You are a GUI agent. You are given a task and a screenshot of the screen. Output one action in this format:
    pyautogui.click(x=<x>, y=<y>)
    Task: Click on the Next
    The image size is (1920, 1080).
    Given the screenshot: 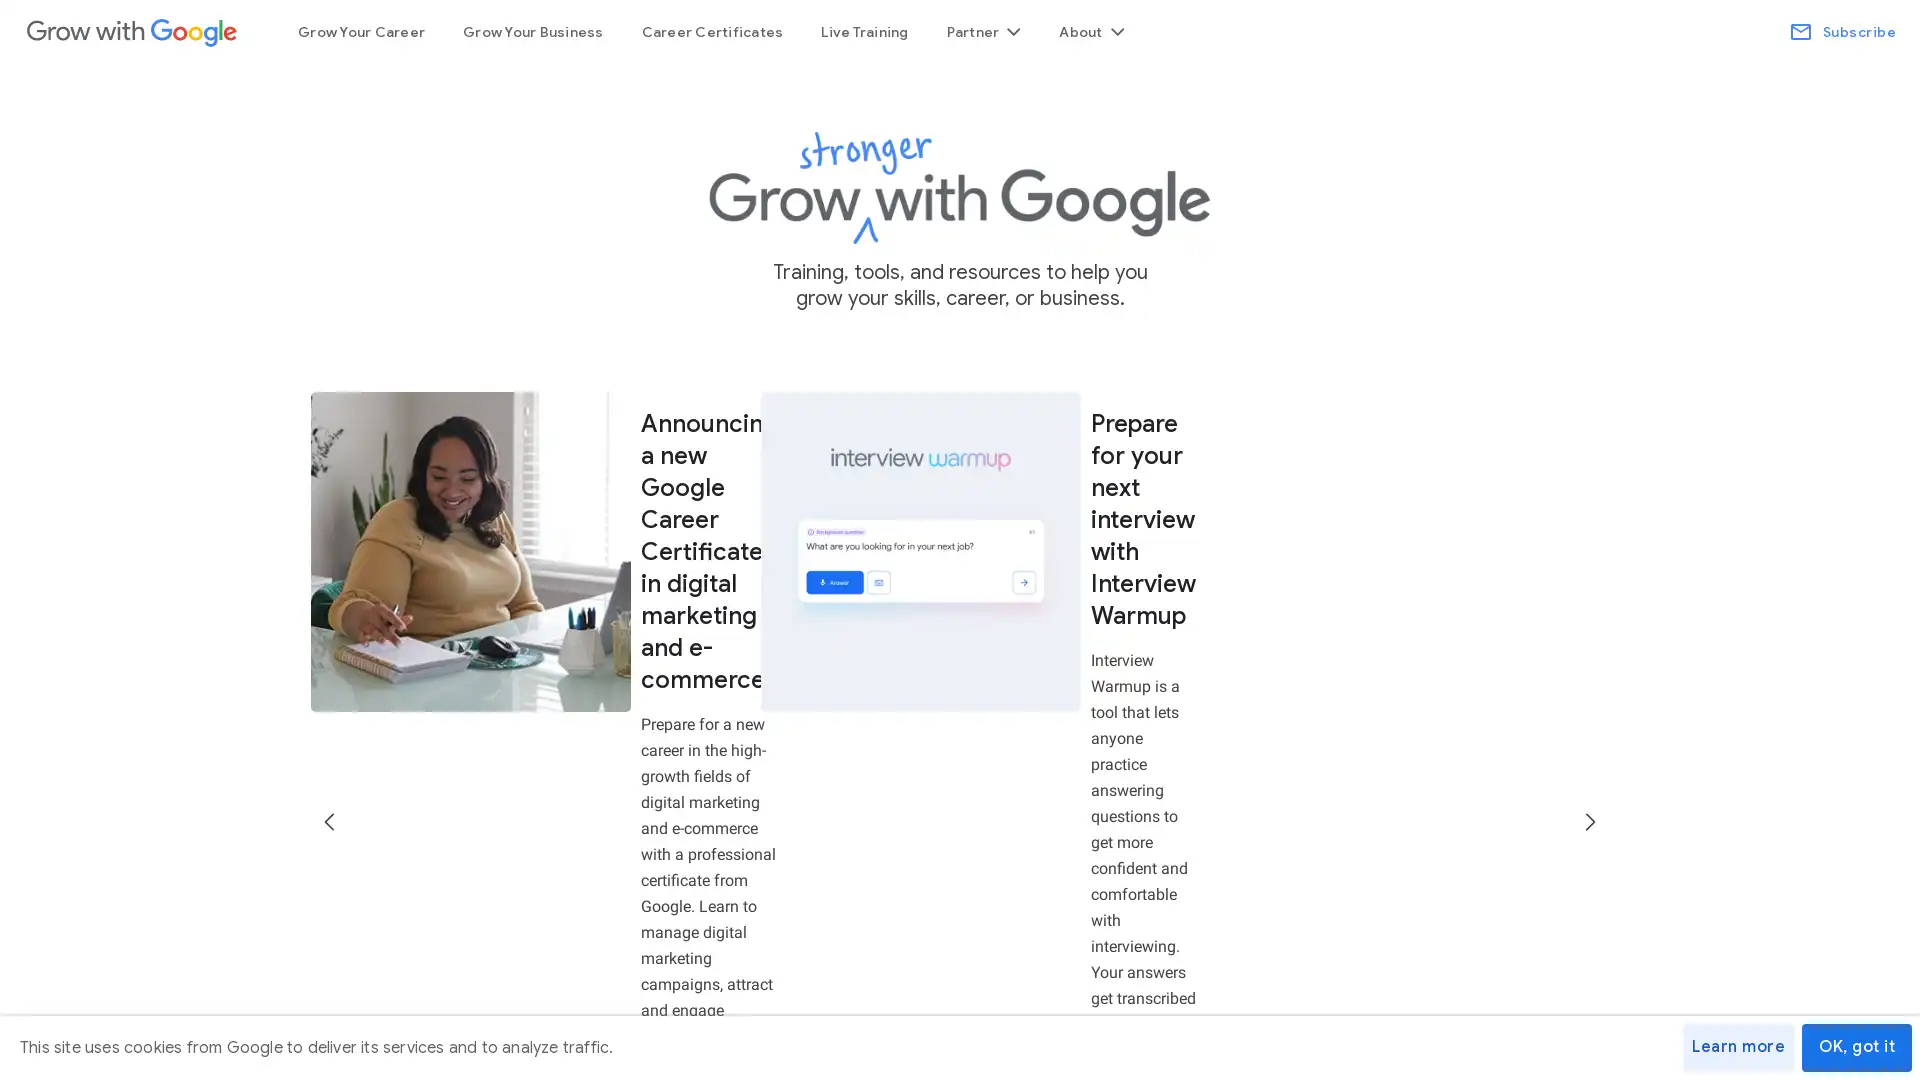 What is the action you would take?
    pyautogui.click(x=1587, y=600)
    